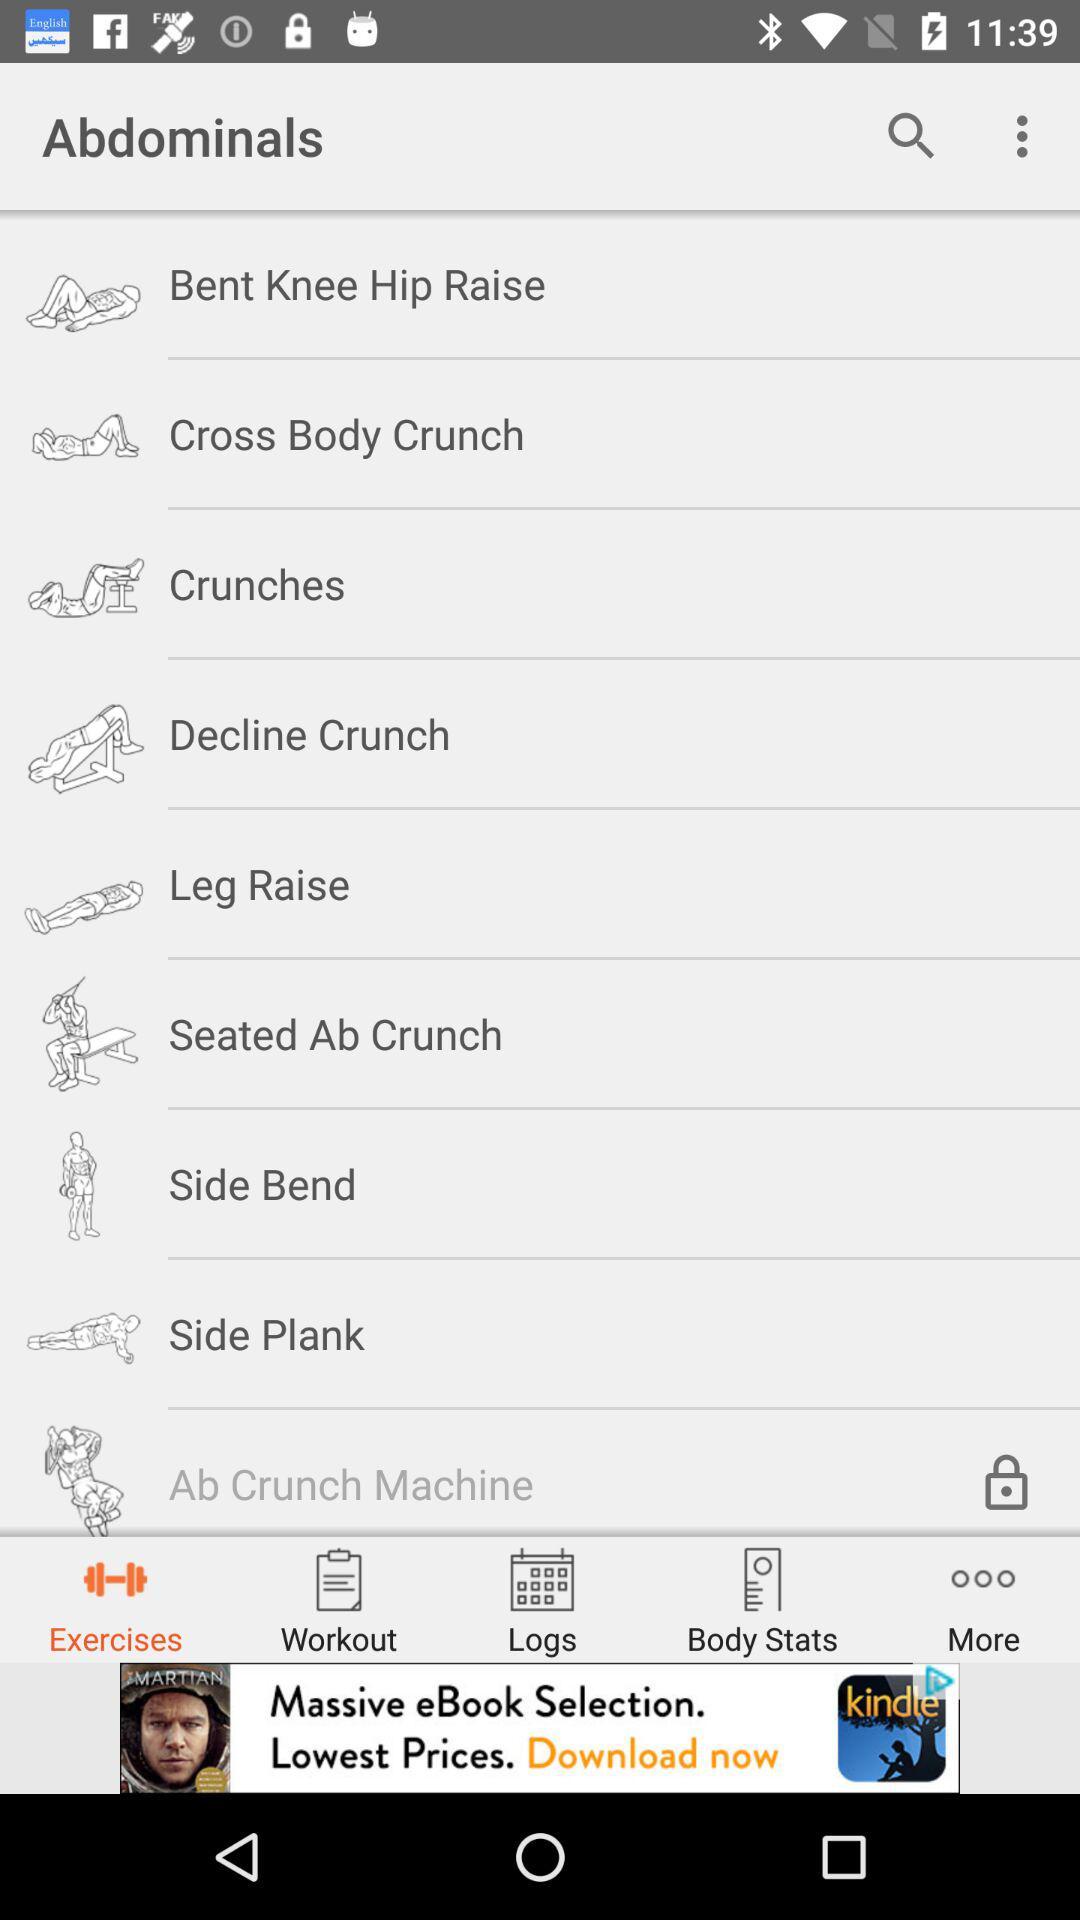 This screenshot has height=1920, width=1080. Describe the element at coordinates (540, 1727) in the screenshot. I see `advertisement option` at that location.